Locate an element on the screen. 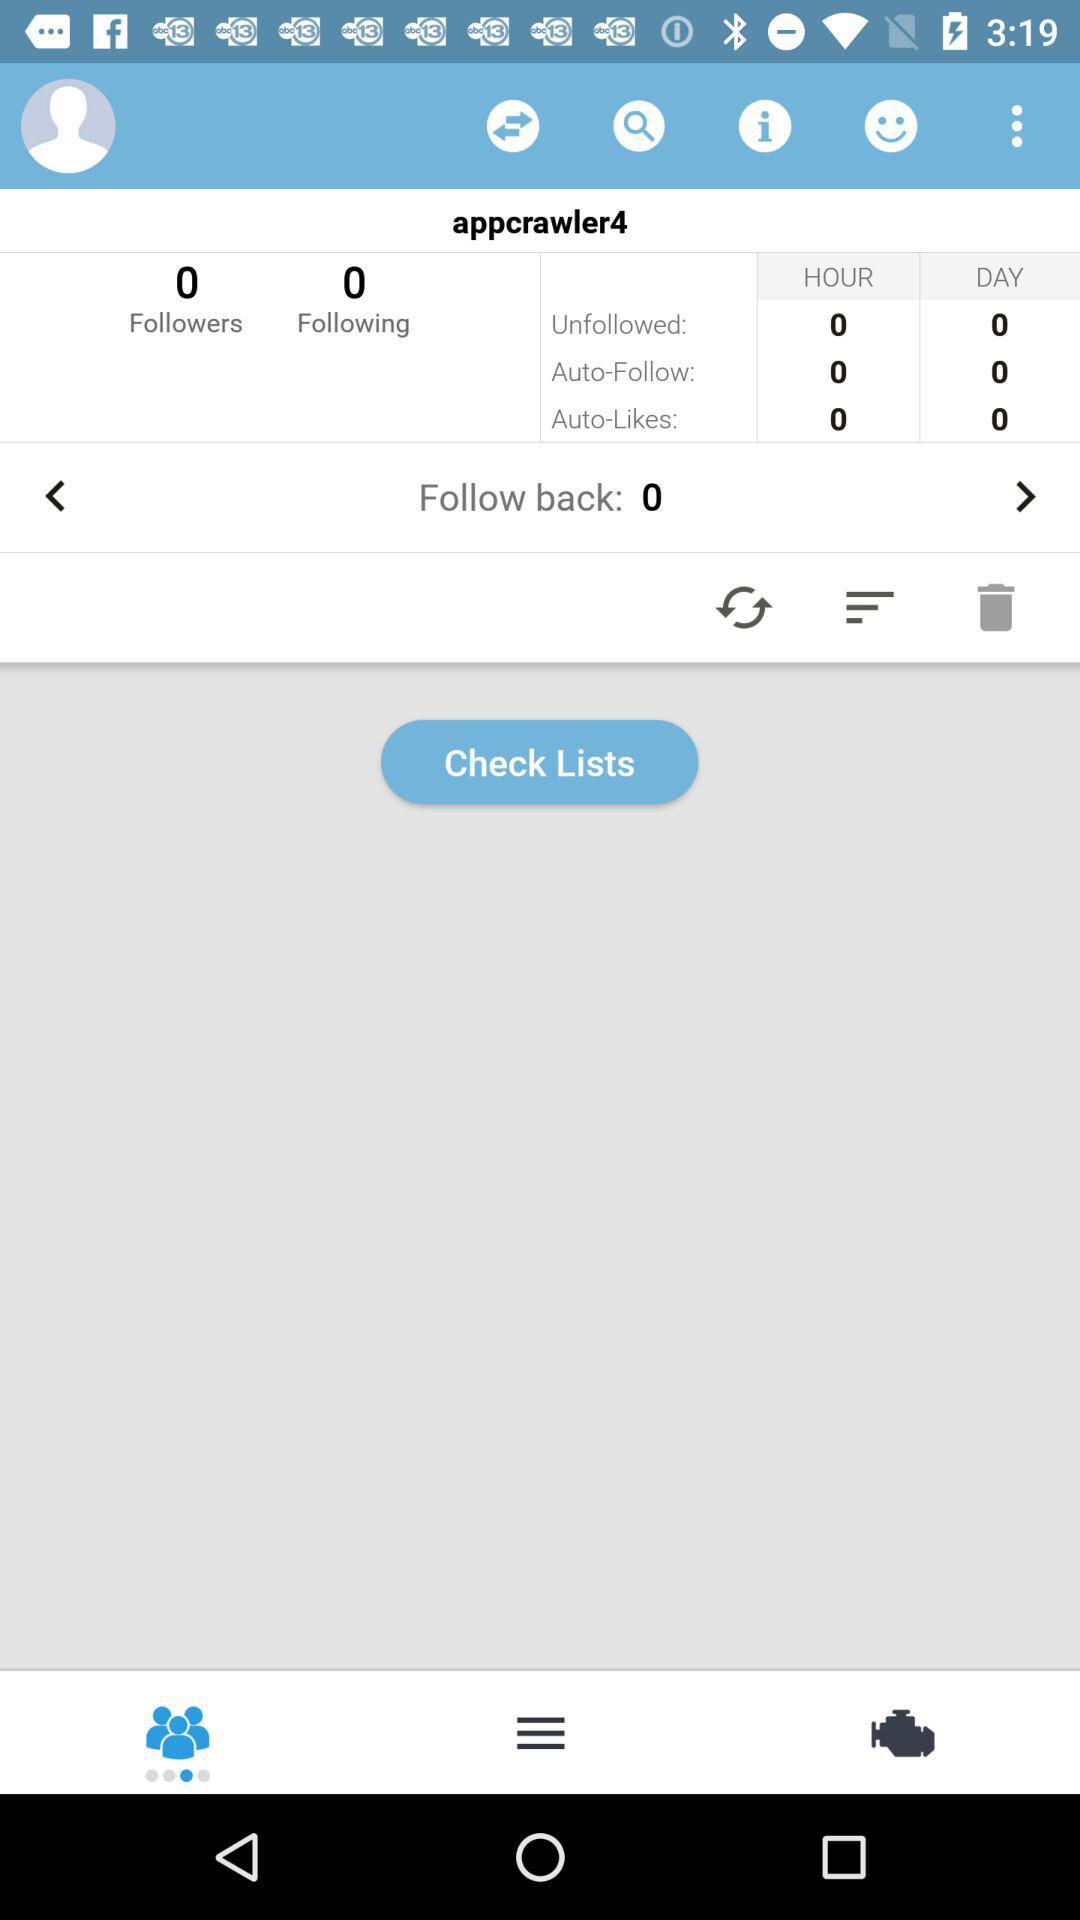  delete the list is located at coordinates (995, 606).